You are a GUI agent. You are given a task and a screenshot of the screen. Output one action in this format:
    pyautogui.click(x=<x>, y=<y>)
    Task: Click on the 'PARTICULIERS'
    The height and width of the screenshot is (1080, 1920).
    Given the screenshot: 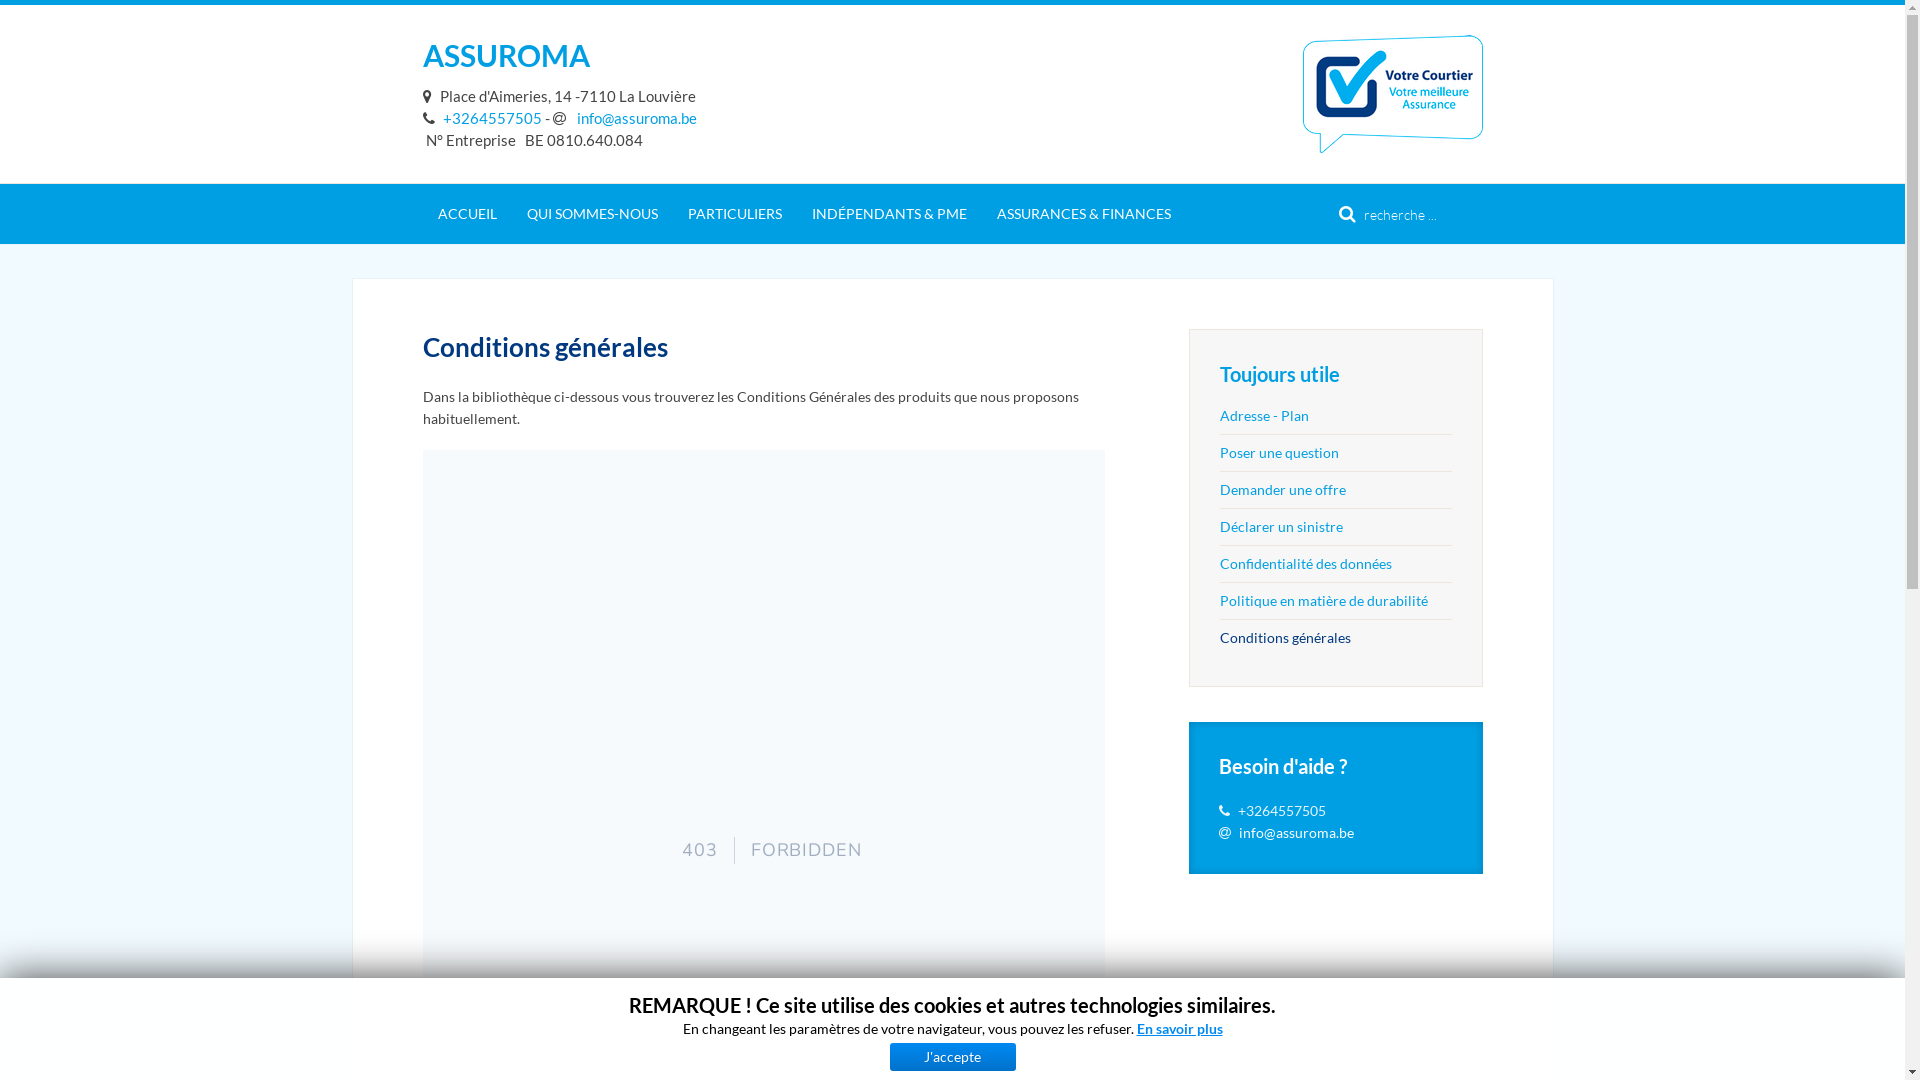 What is the action you would take?
    pyautogui.click(x=672, y=213)
    